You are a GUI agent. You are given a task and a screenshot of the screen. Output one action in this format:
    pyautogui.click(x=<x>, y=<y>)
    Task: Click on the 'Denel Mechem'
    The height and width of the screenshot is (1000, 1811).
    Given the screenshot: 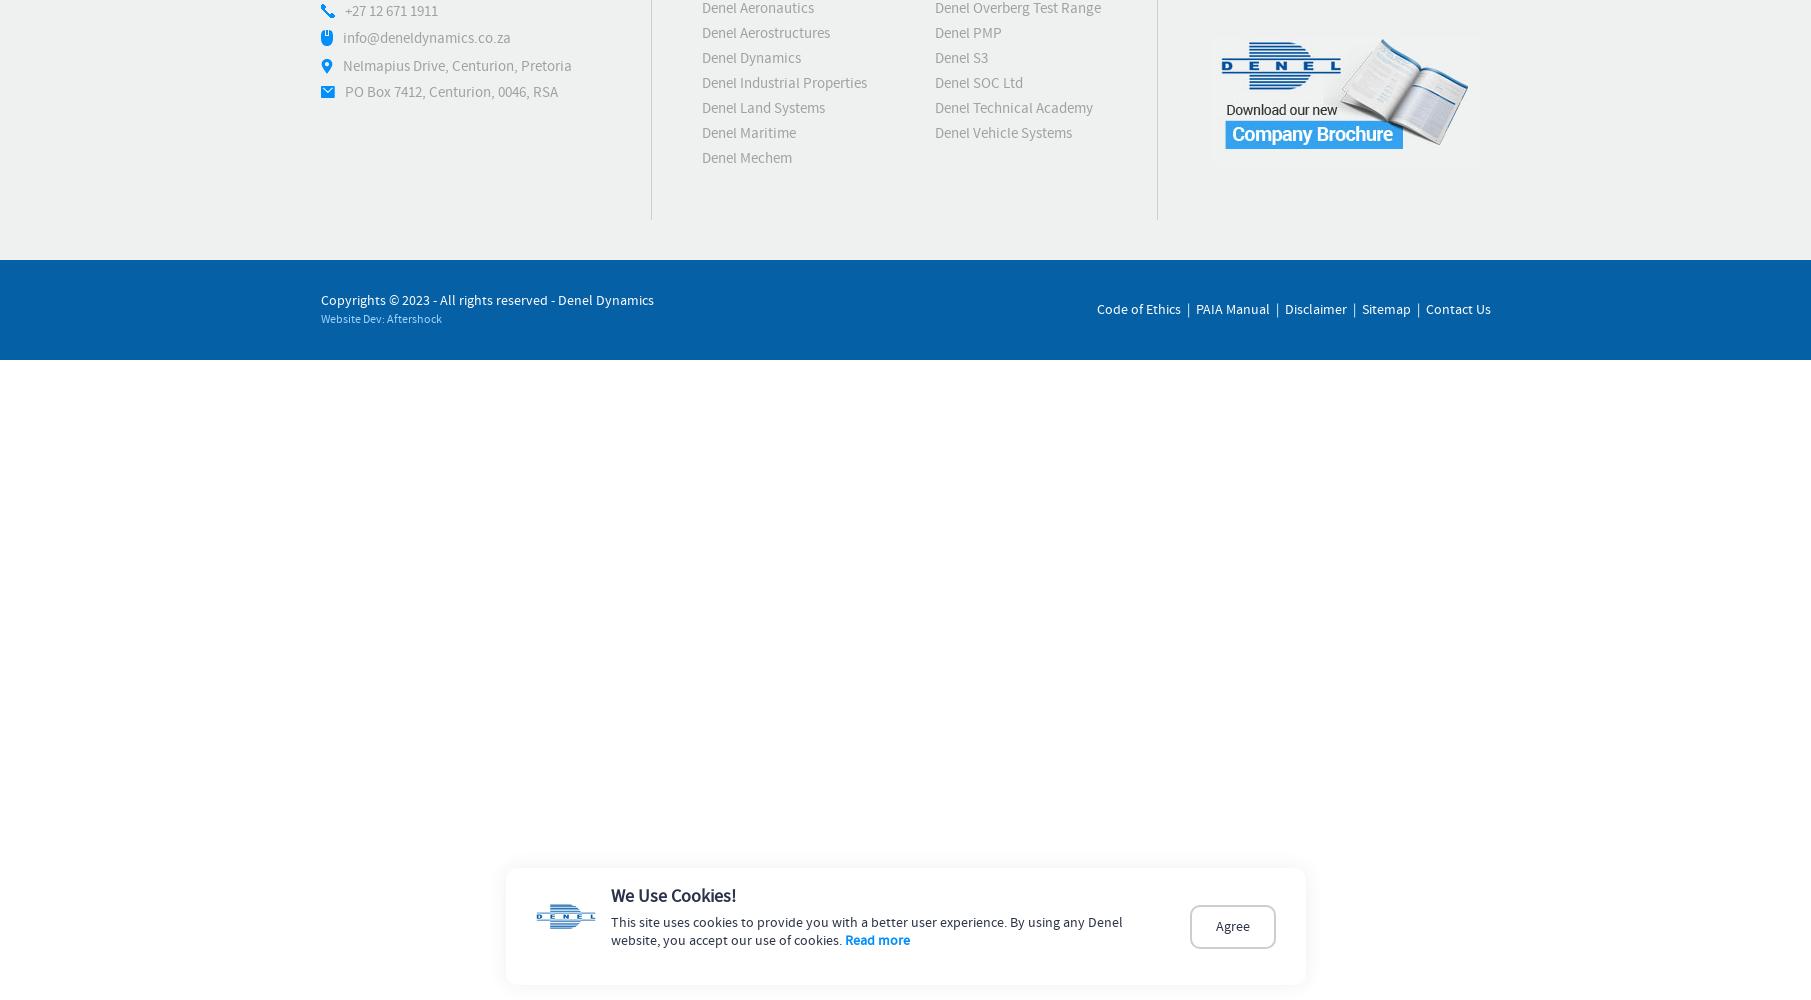 What is the action you would take?
    pyautogui.click(x=746, y=158)
    